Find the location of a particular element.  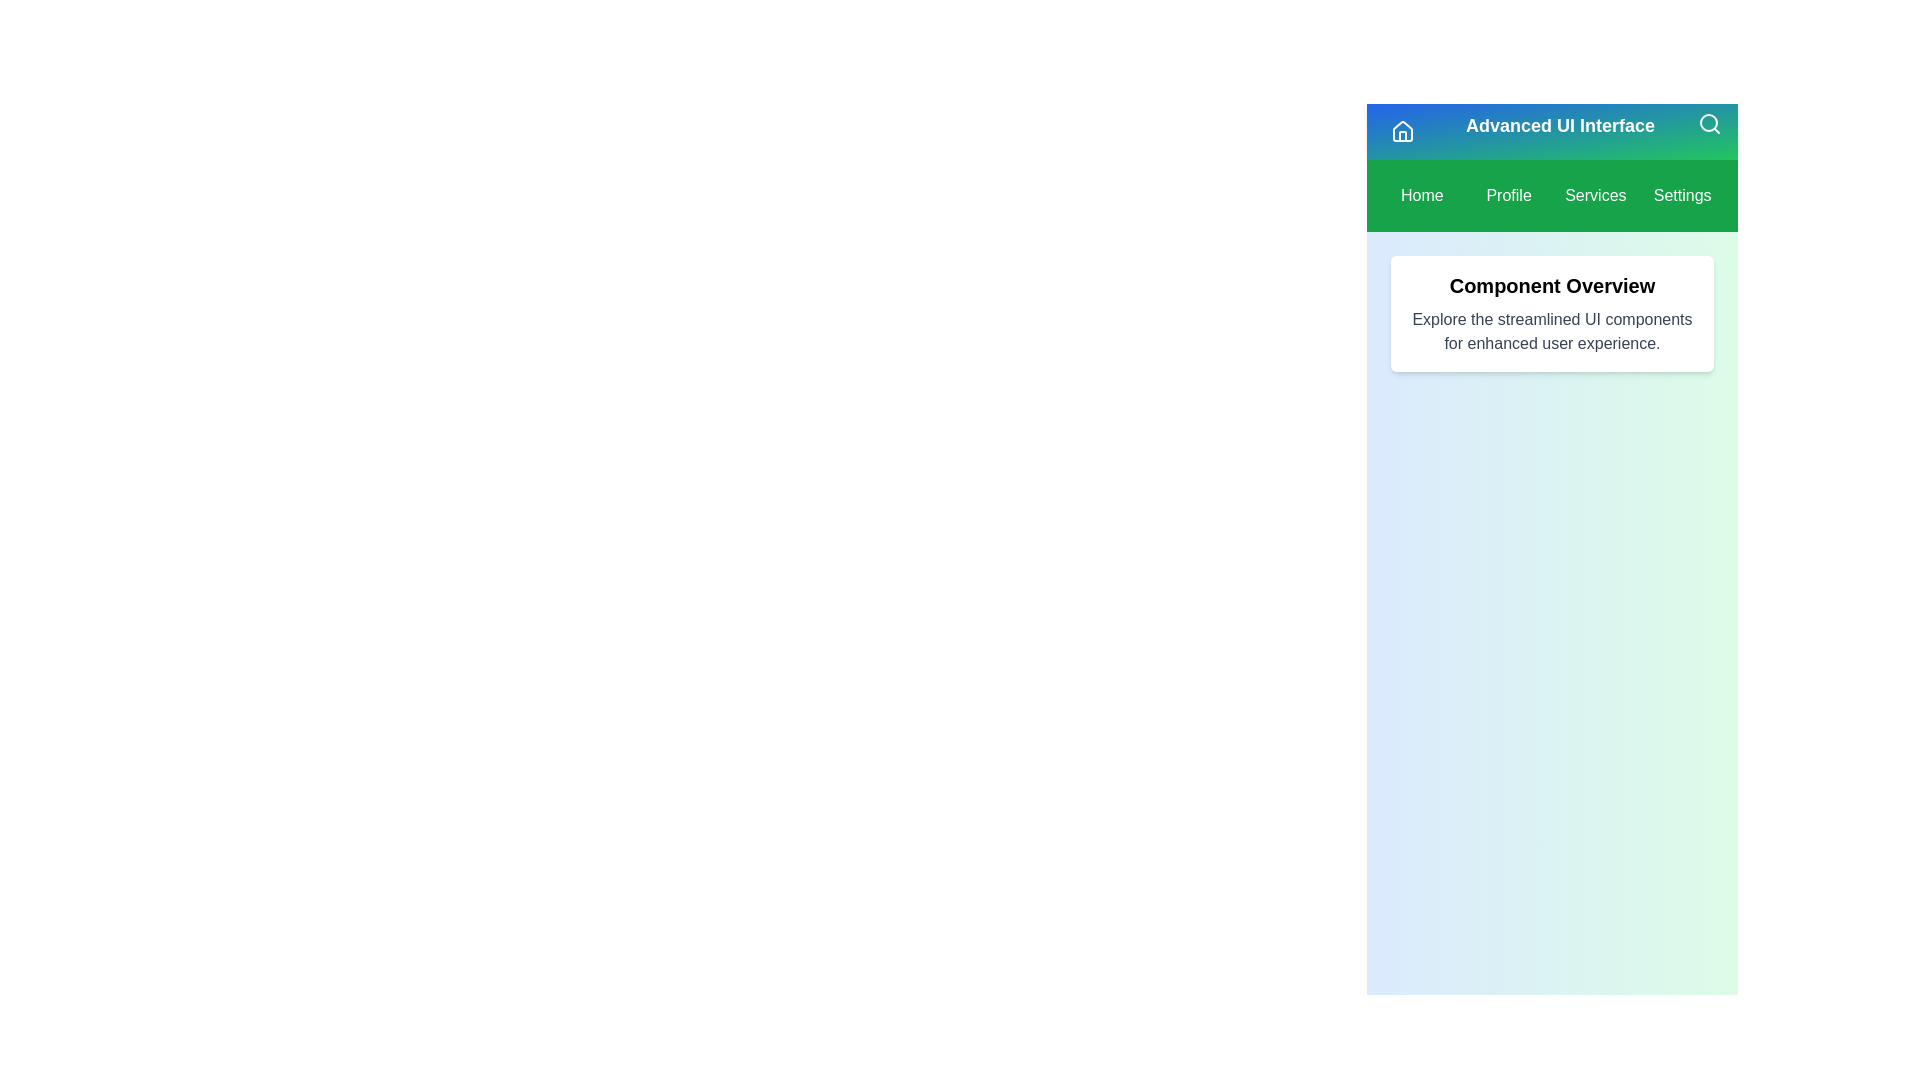

the menu item Services to navigate to the corresponding section is located at coordinates (1594, 196).